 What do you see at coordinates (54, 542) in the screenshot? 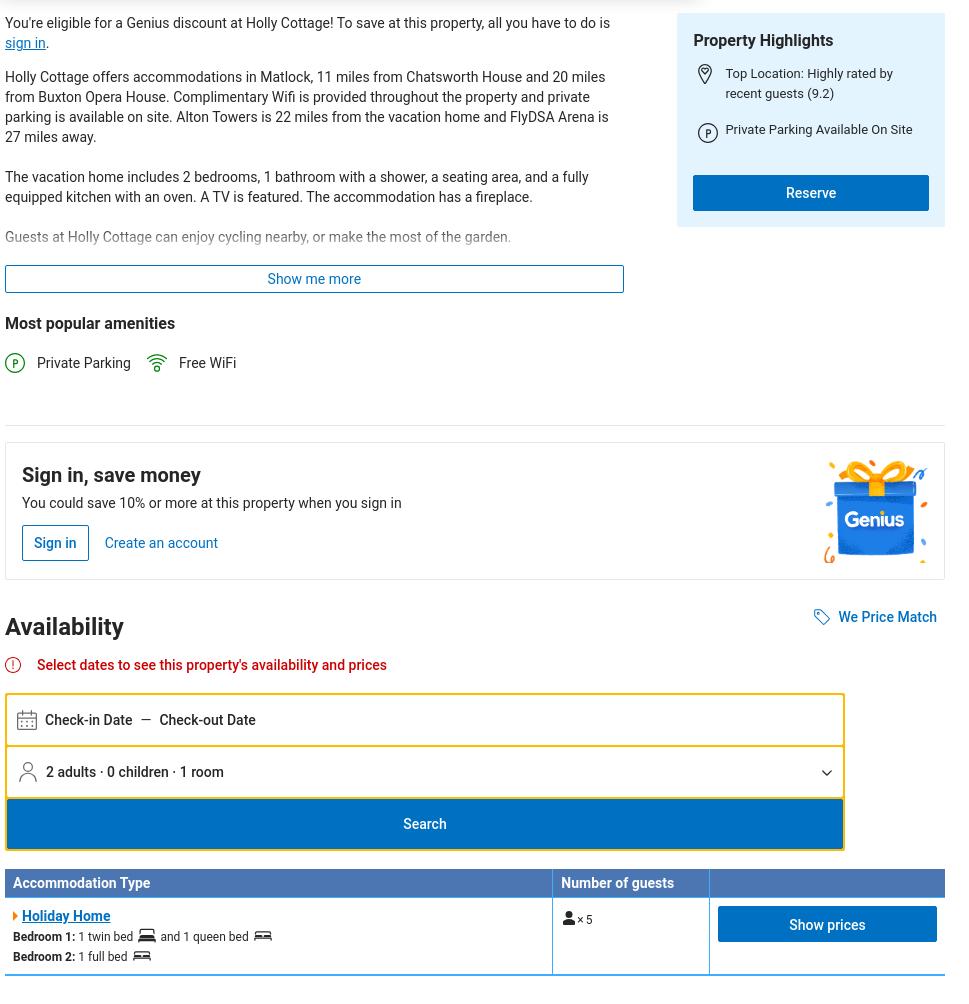
I see `'Sign in'` at bounding box center [54, 542].